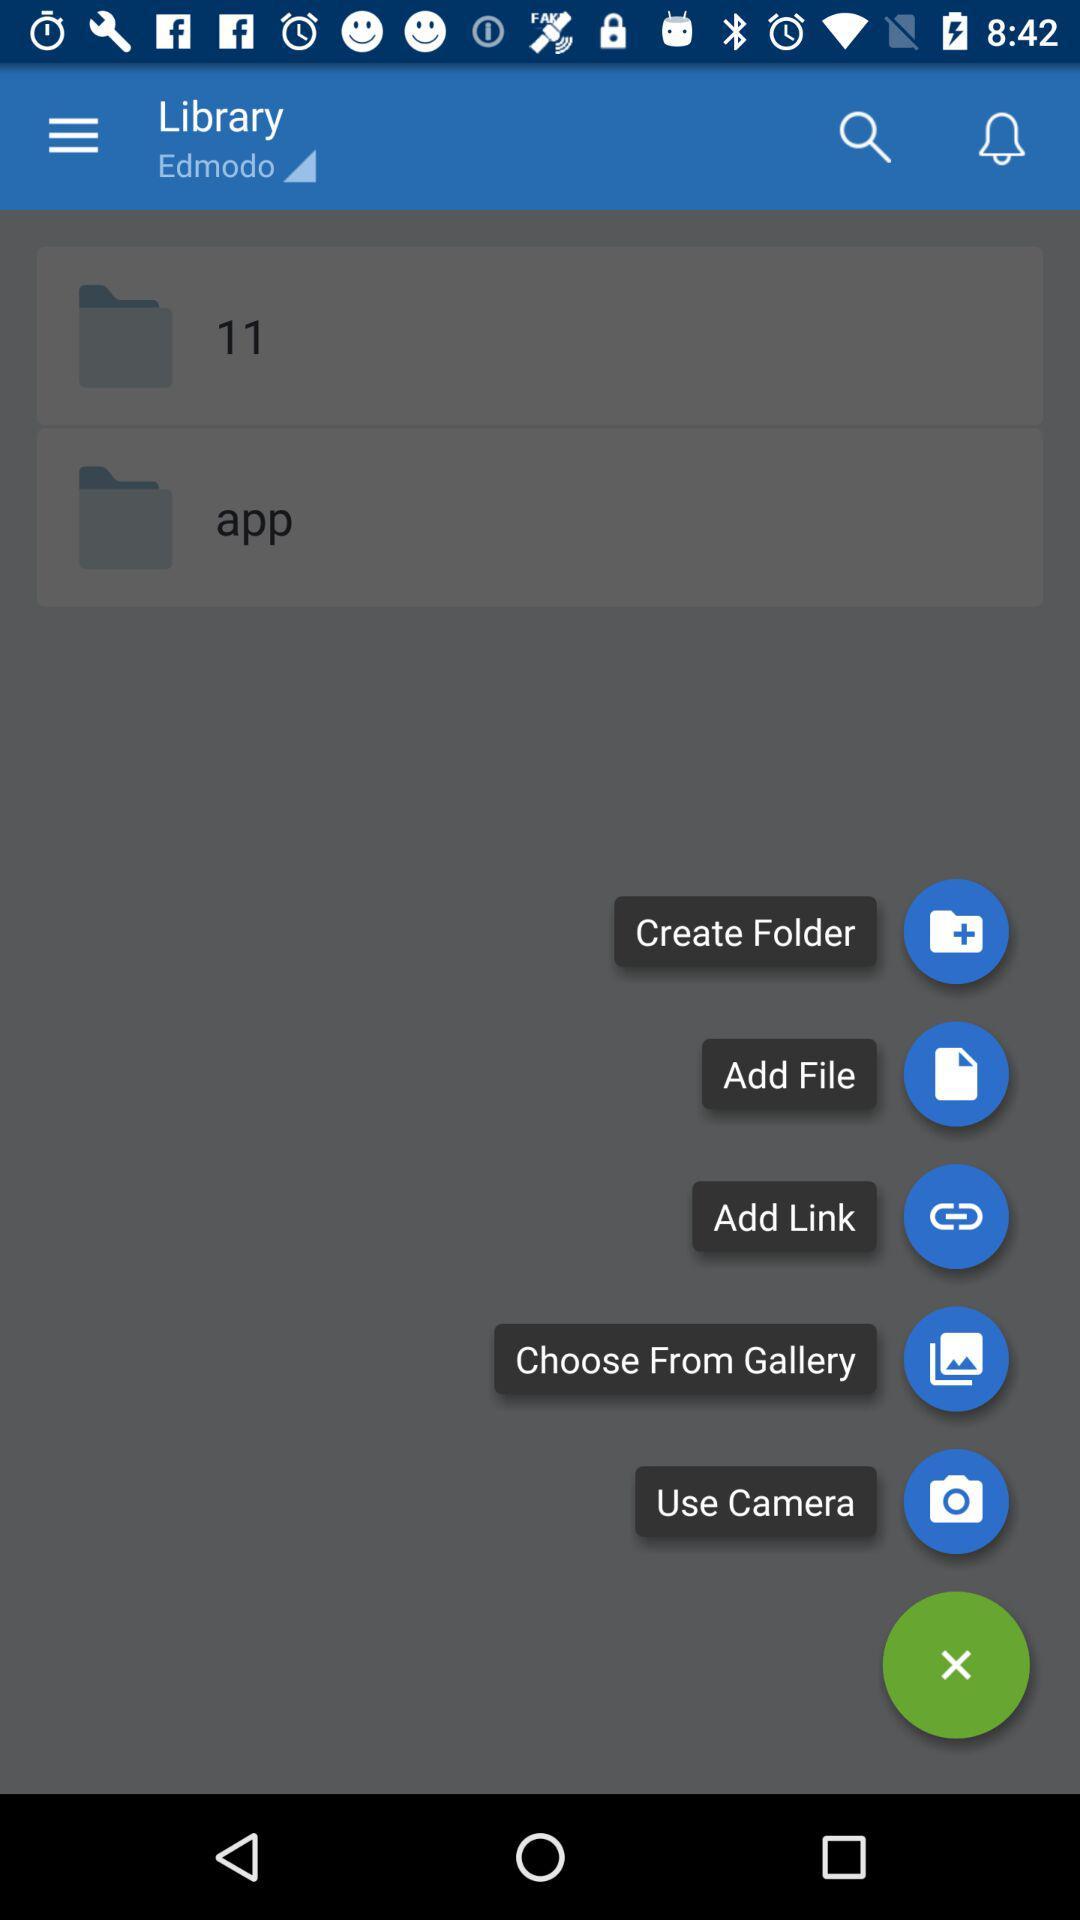 The height and width of the screenshot is (1920, 1080). Describe the element at coordinates (955, 1665) in the screenshot. I see `menu` at that location.